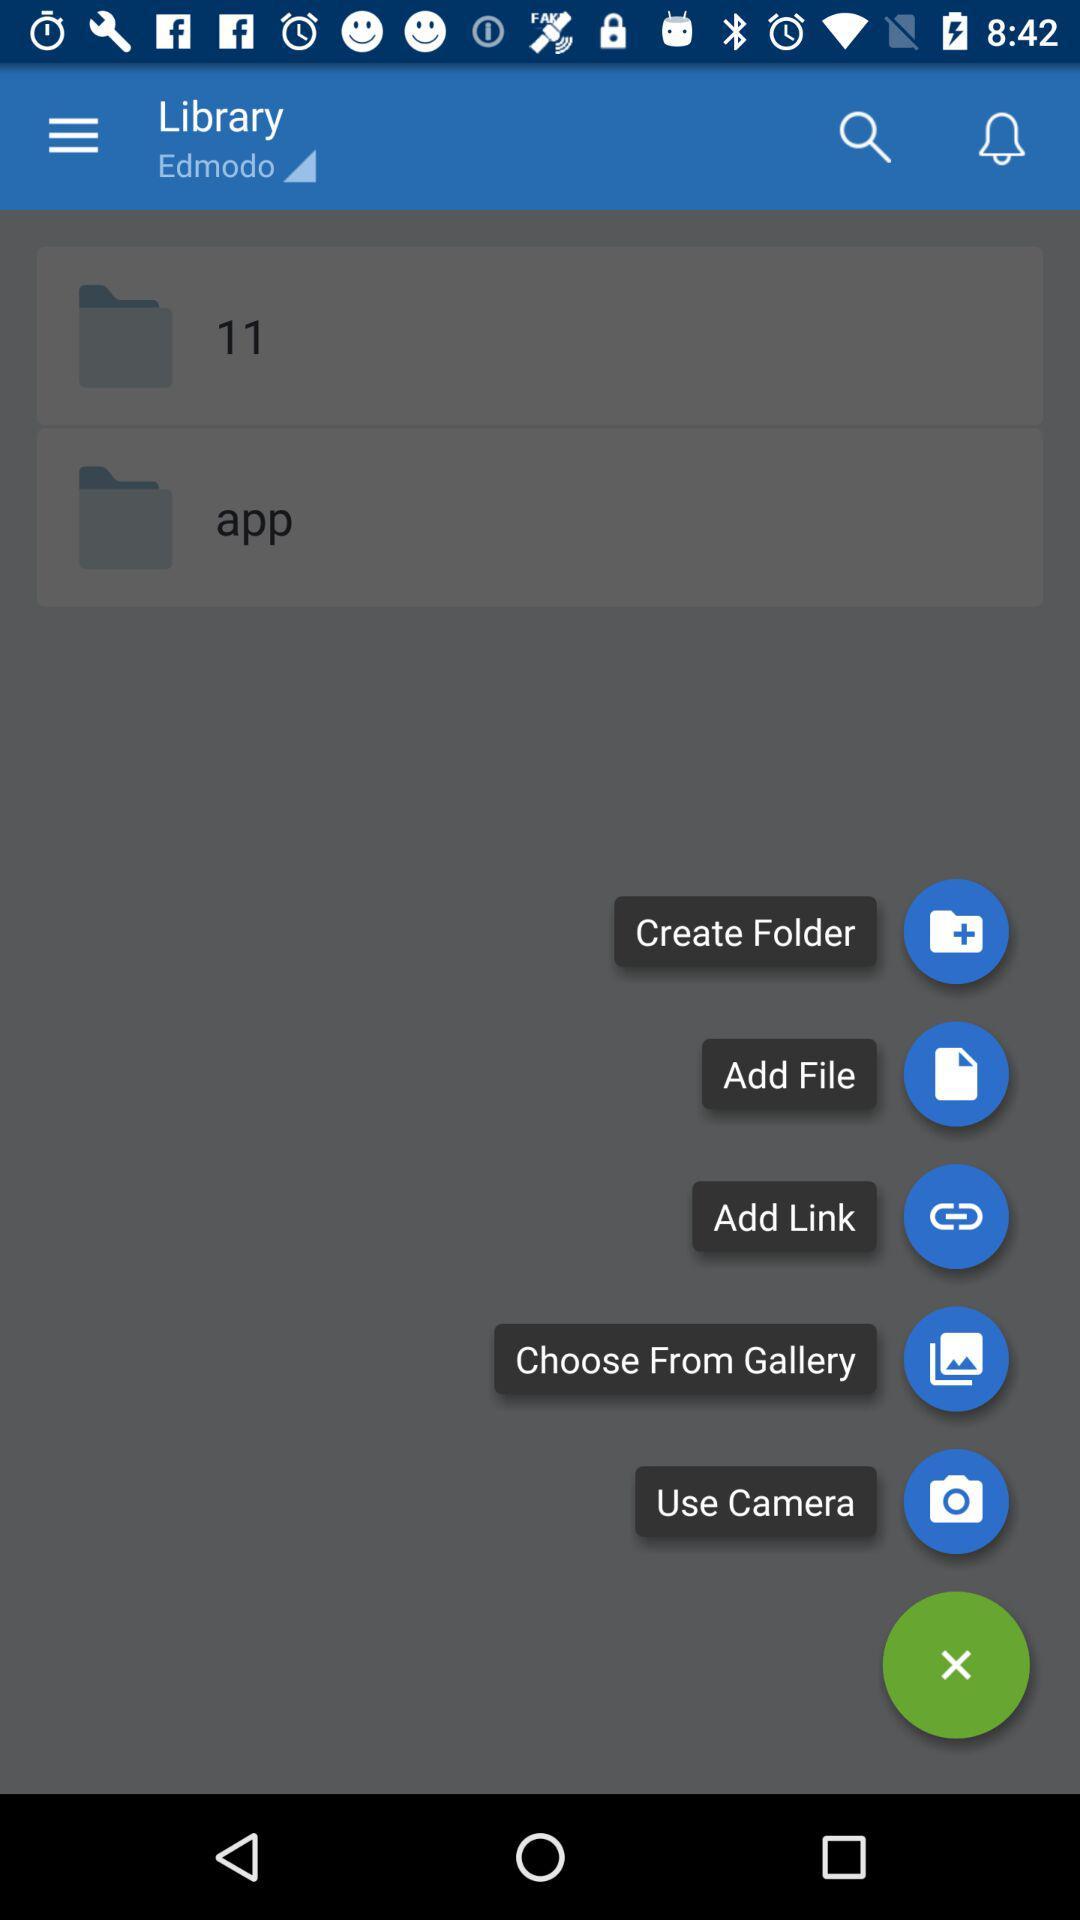 The height and width of the screenshot is (1920, 1080). Describe the element at coordinates (955, 1665) in the screenshot. I see `menu` at that location.